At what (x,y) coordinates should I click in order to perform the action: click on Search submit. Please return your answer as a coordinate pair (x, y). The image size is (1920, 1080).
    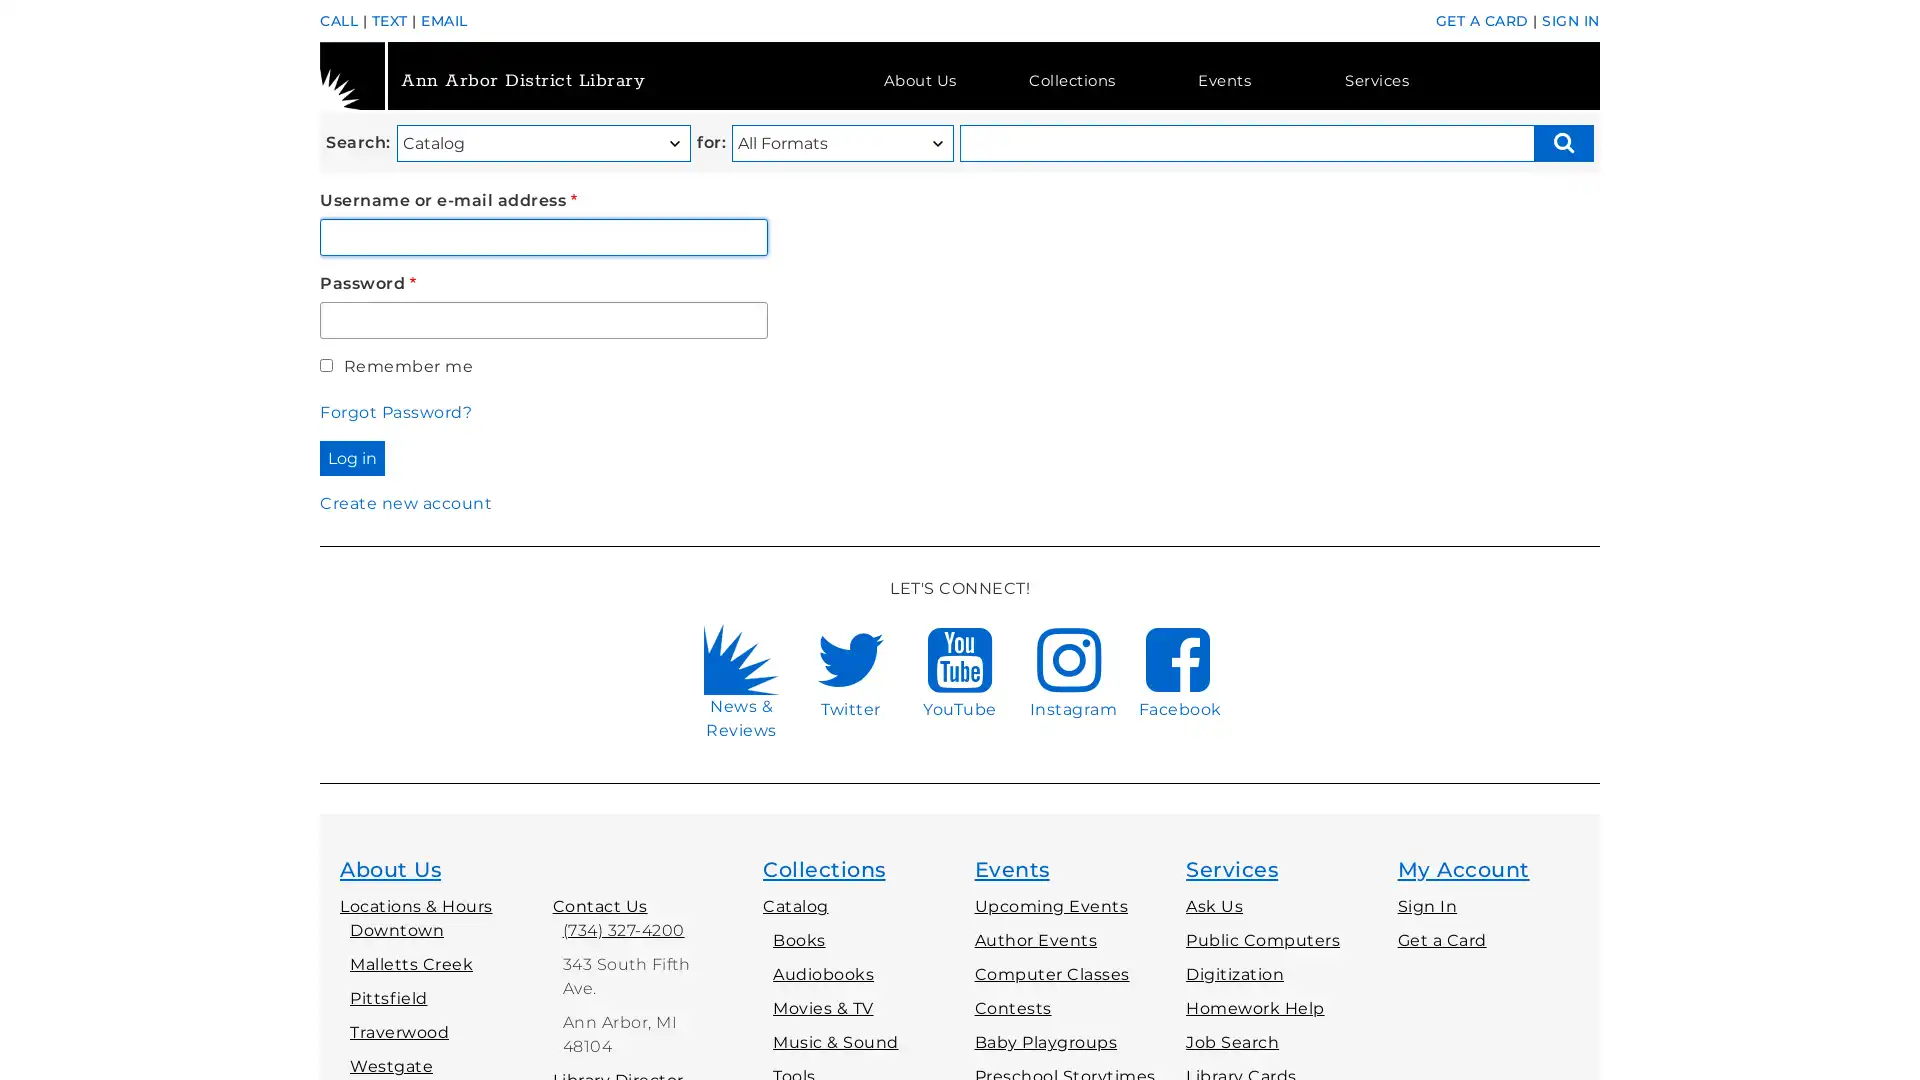
    Looking at the image, I should click on (1562, 142).